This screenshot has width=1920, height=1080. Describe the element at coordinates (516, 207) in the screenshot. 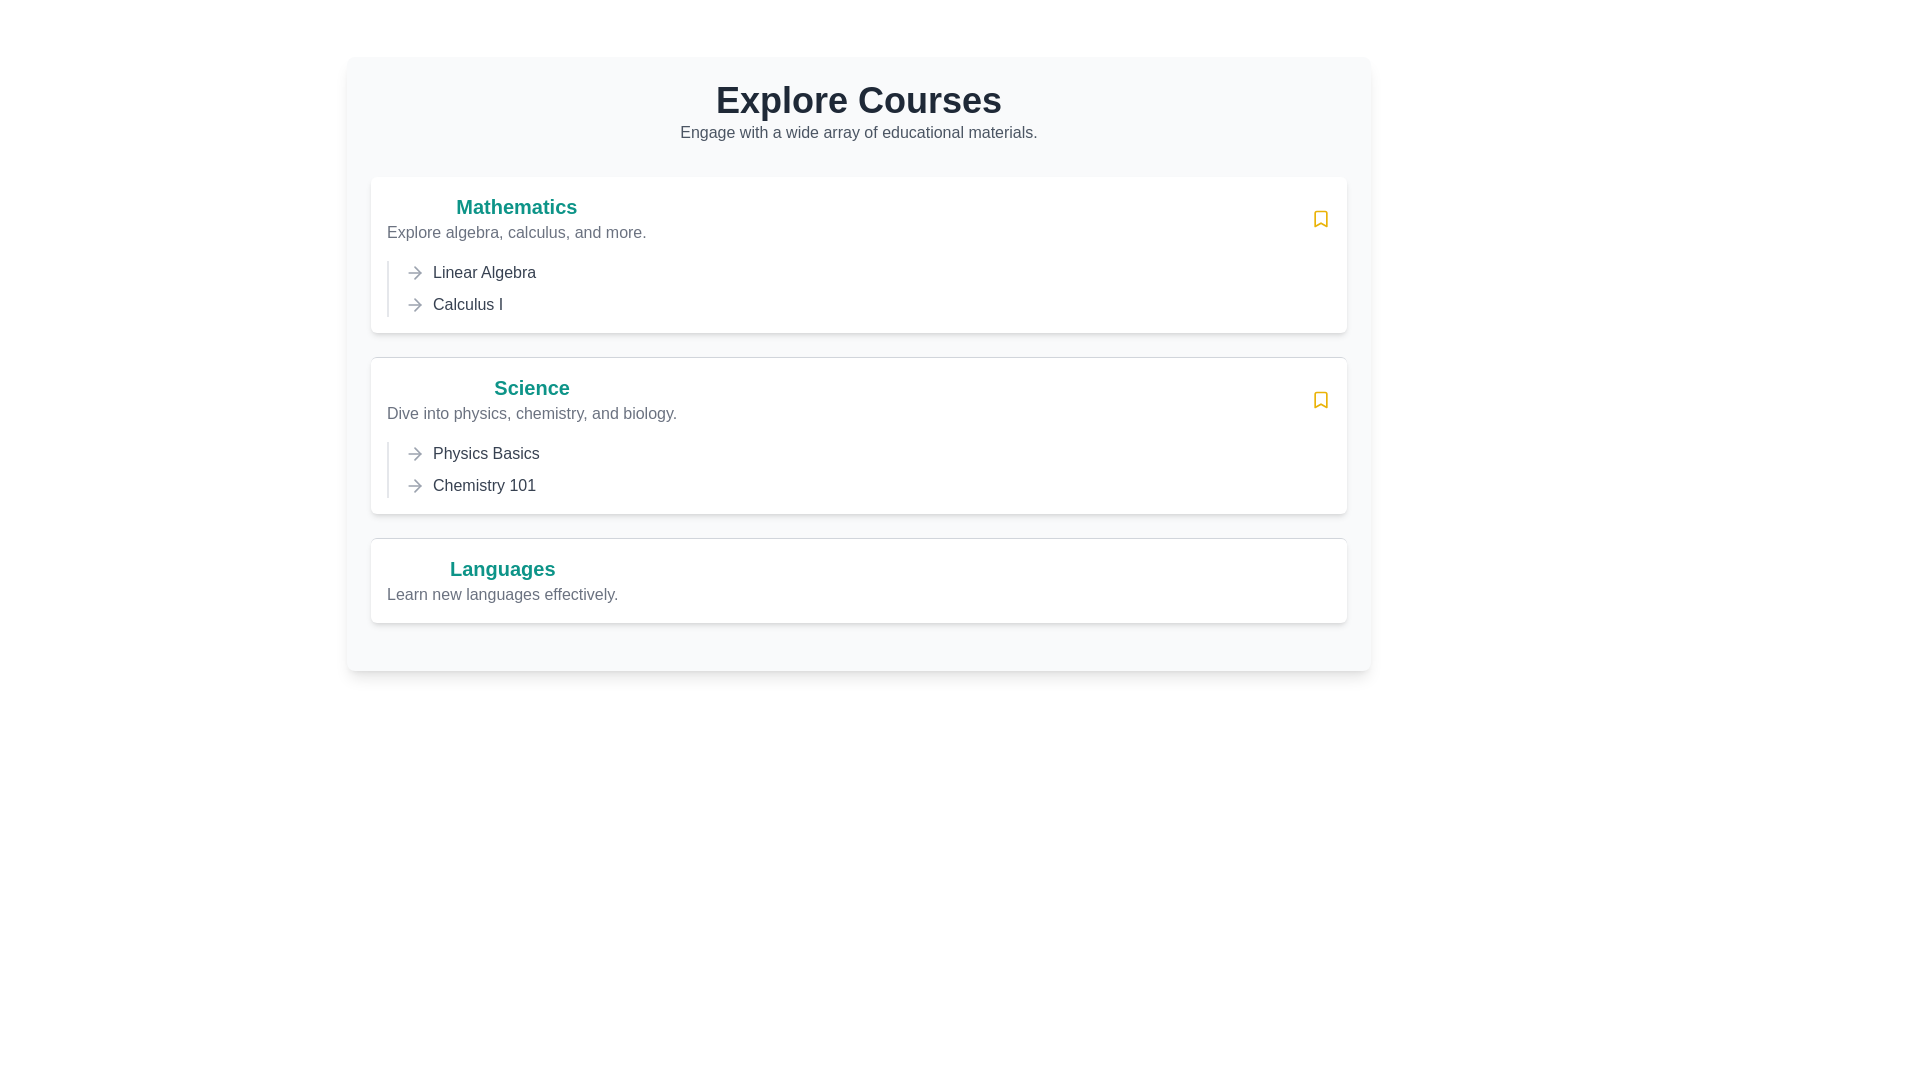

I see `the clickable text link that serves as the title header for the 'Mathematics' category` at that location.